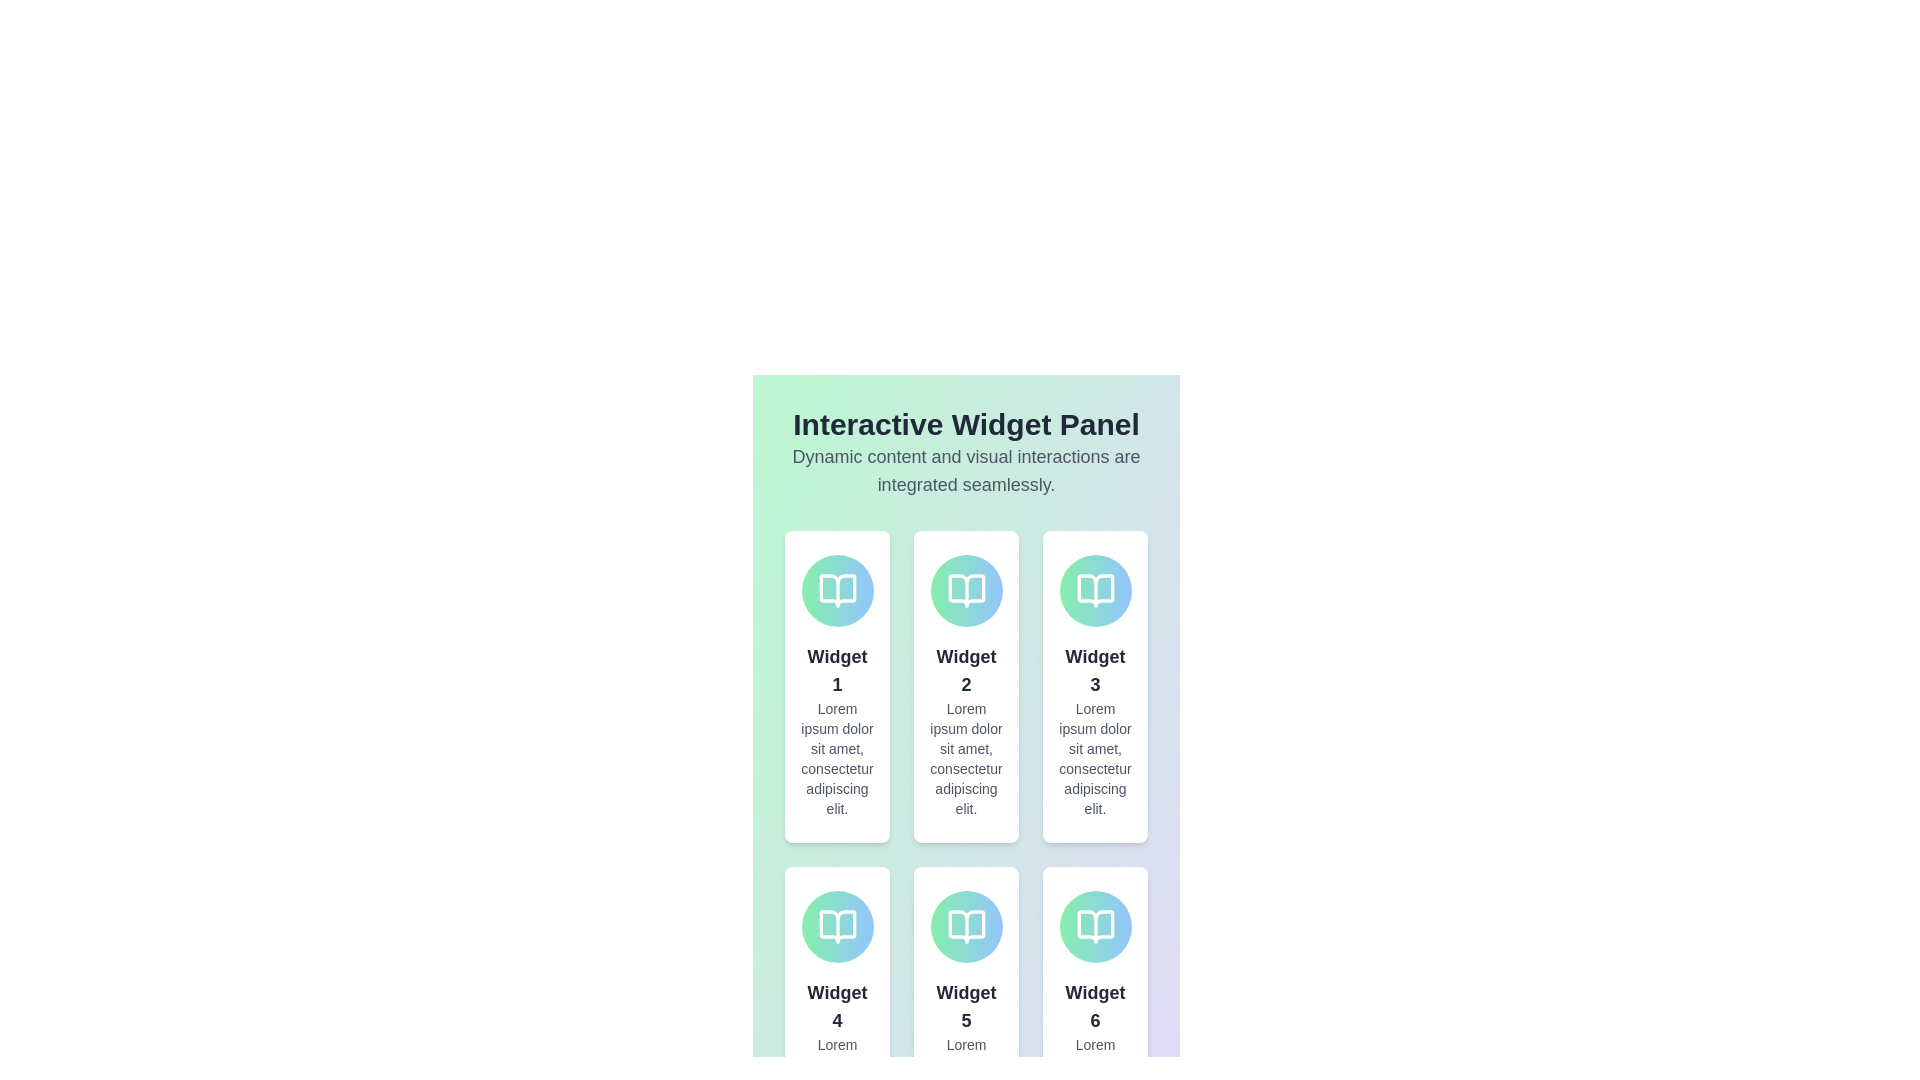  Describe the element at coordinates (1094, 926) in the screenshot. I see `the circular icon with a gradient background and a white book icon in the center, located in the bottom-right corner of the 'Widget 6' panel` at that location.